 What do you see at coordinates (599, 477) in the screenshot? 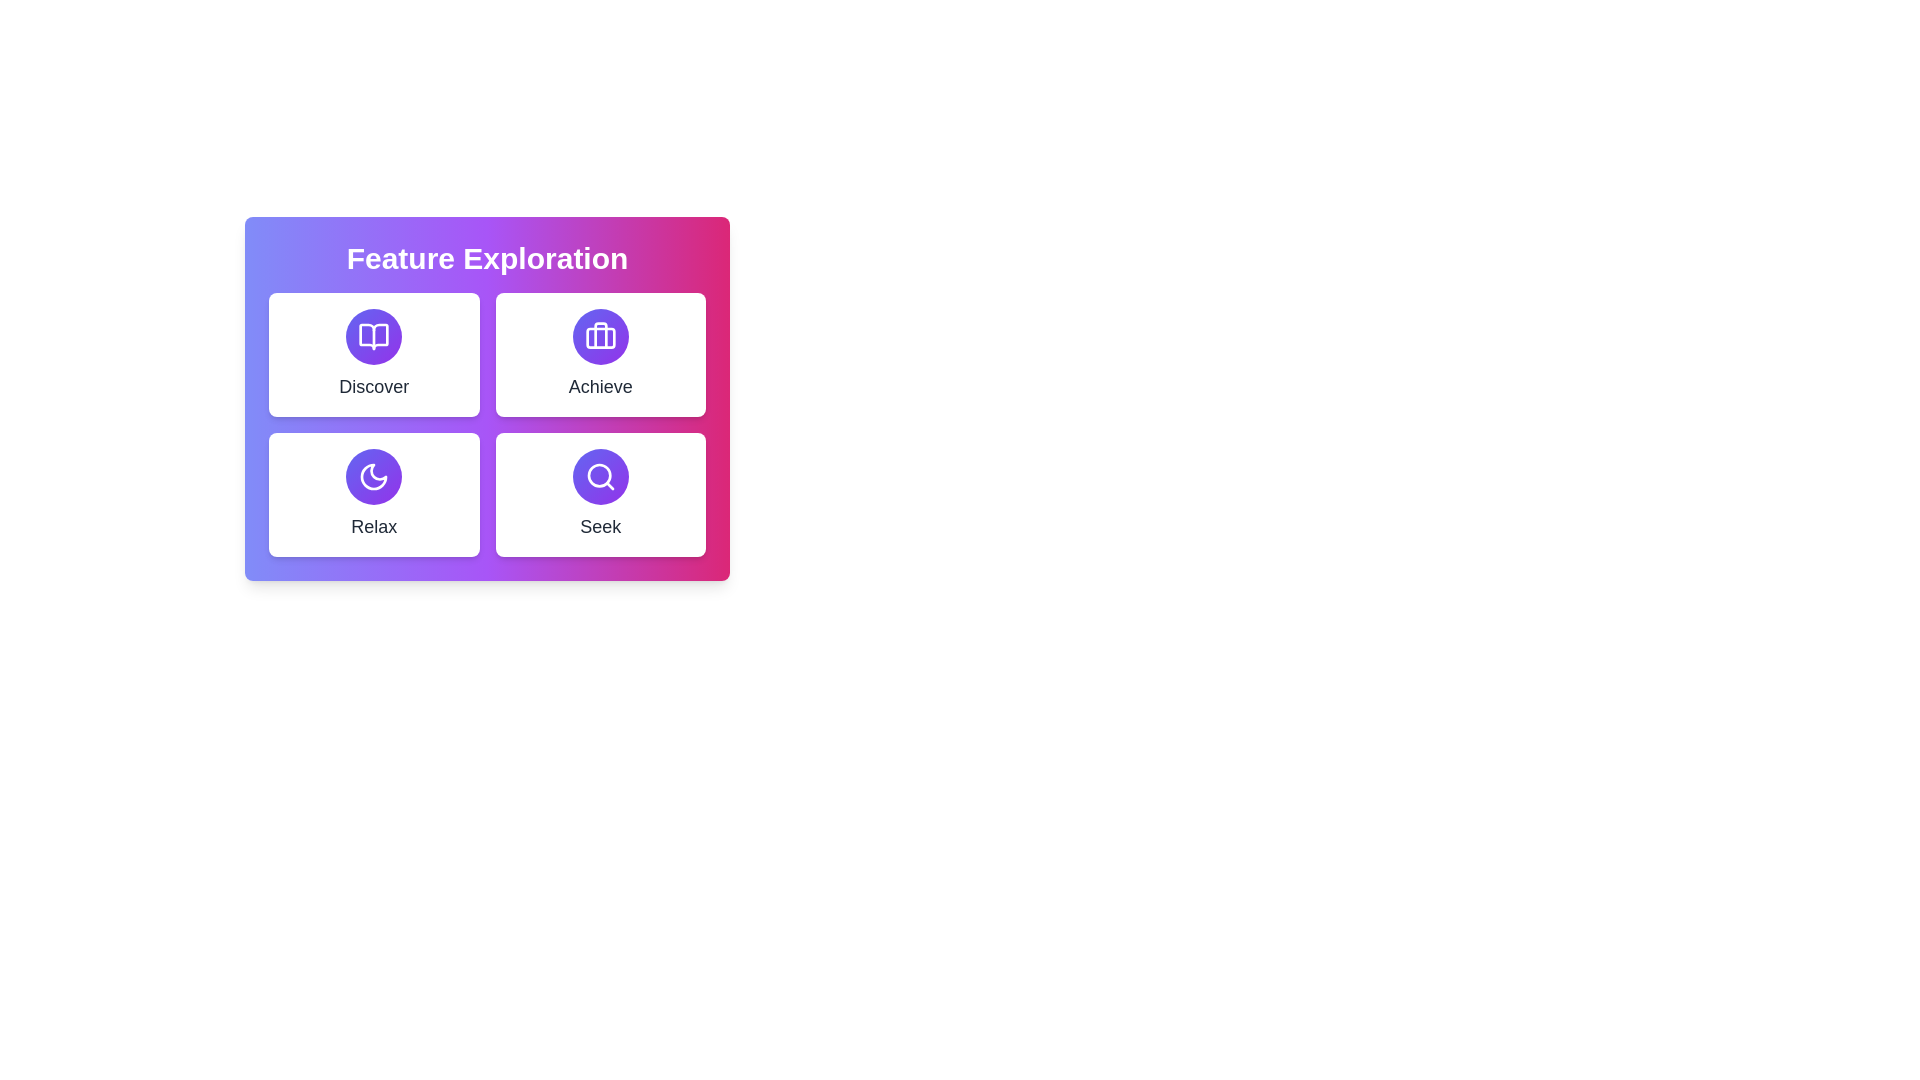
I see `the circular button with a gradient background and a white magnifying glass icon, located at the top of the 'Seek' section` at bounding box center [599, 477].